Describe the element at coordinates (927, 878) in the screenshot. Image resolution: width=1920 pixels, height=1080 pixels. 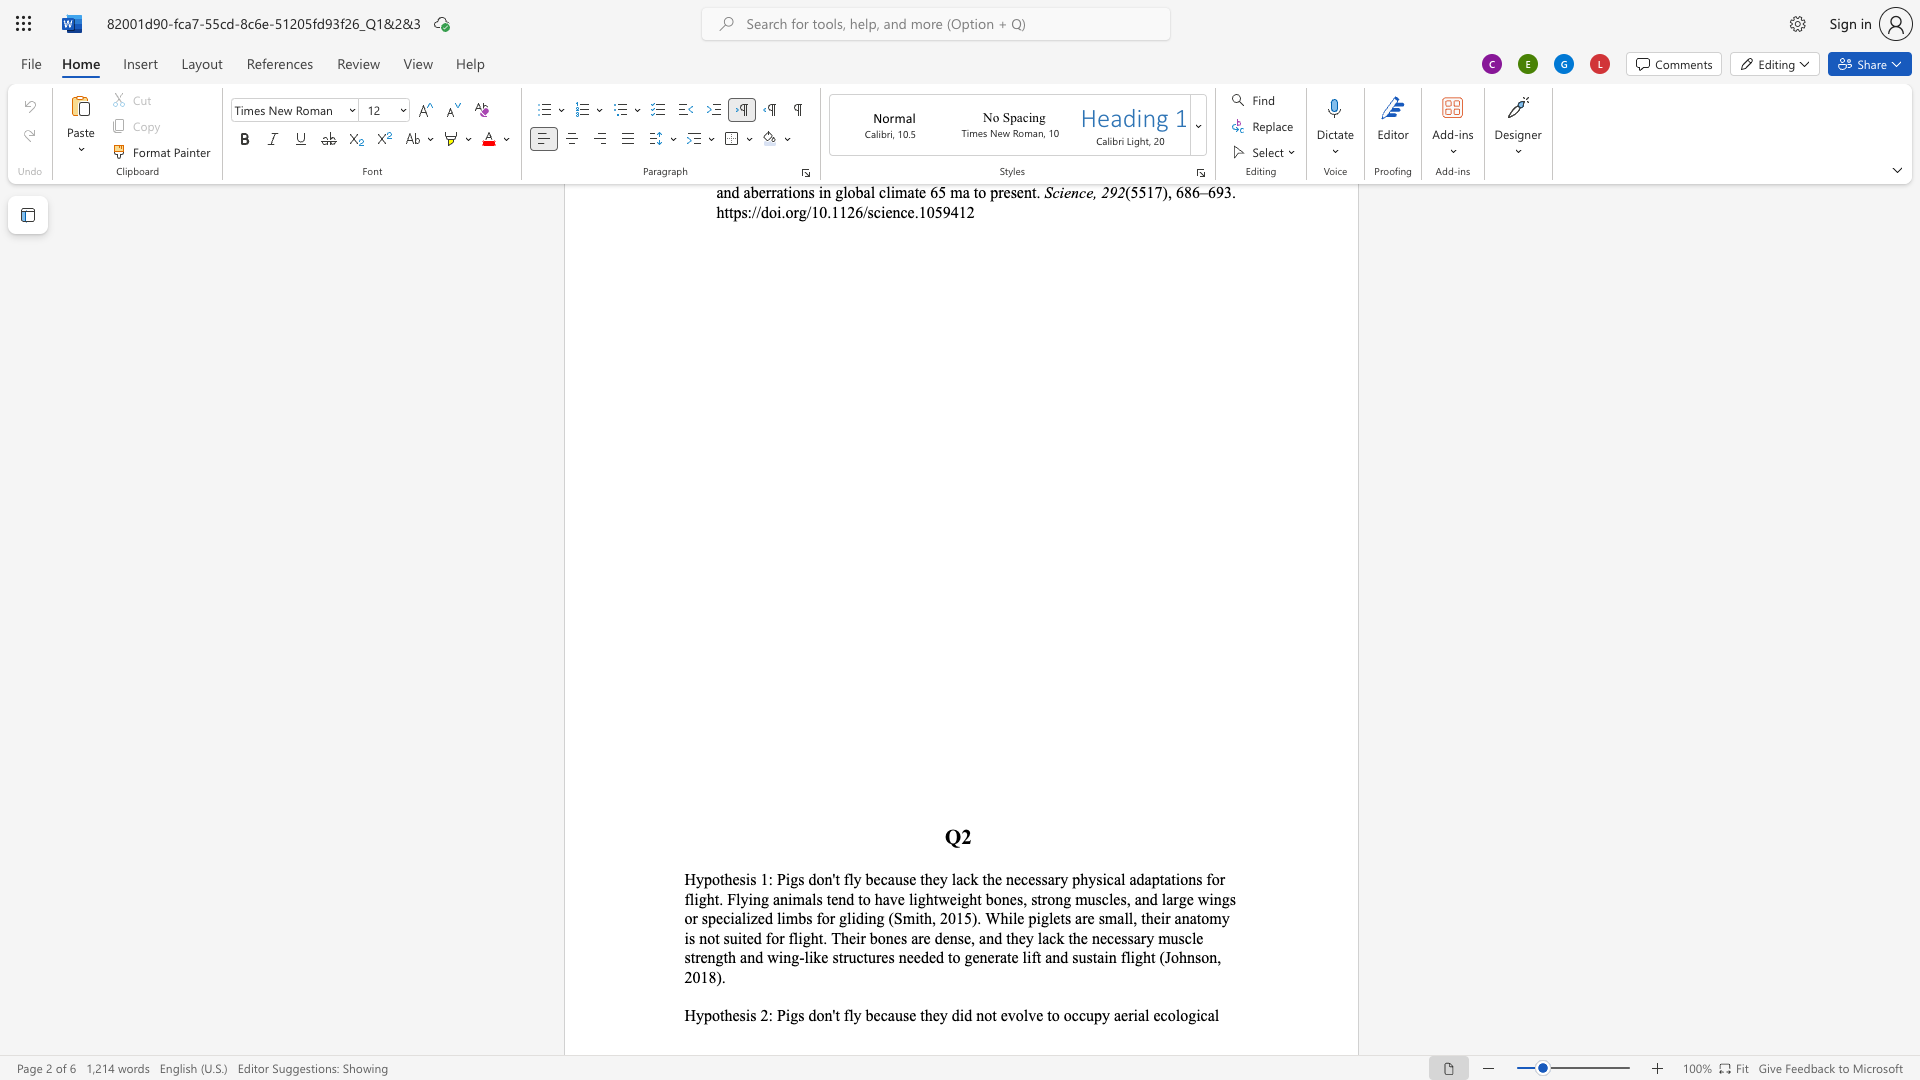
I see `the 1th character "h" in the text` at that location.